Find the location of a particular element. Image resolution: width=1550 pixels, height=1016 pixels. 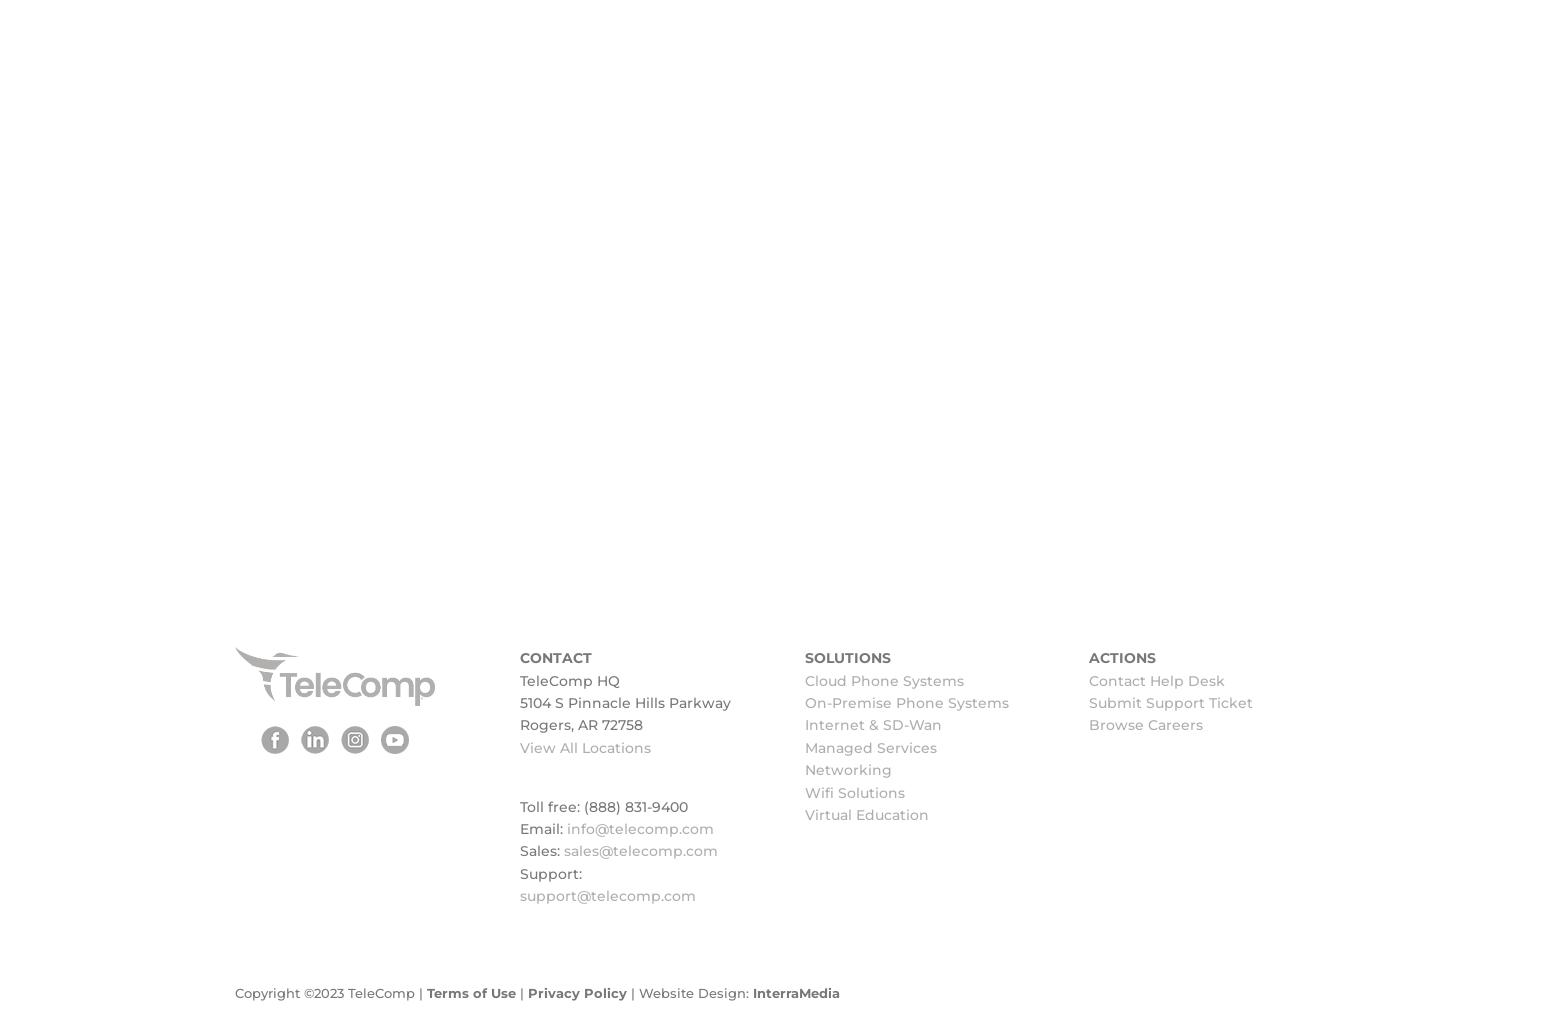

'Copyright ©2023 TeleComp |' is located at coordinates (234, 992).